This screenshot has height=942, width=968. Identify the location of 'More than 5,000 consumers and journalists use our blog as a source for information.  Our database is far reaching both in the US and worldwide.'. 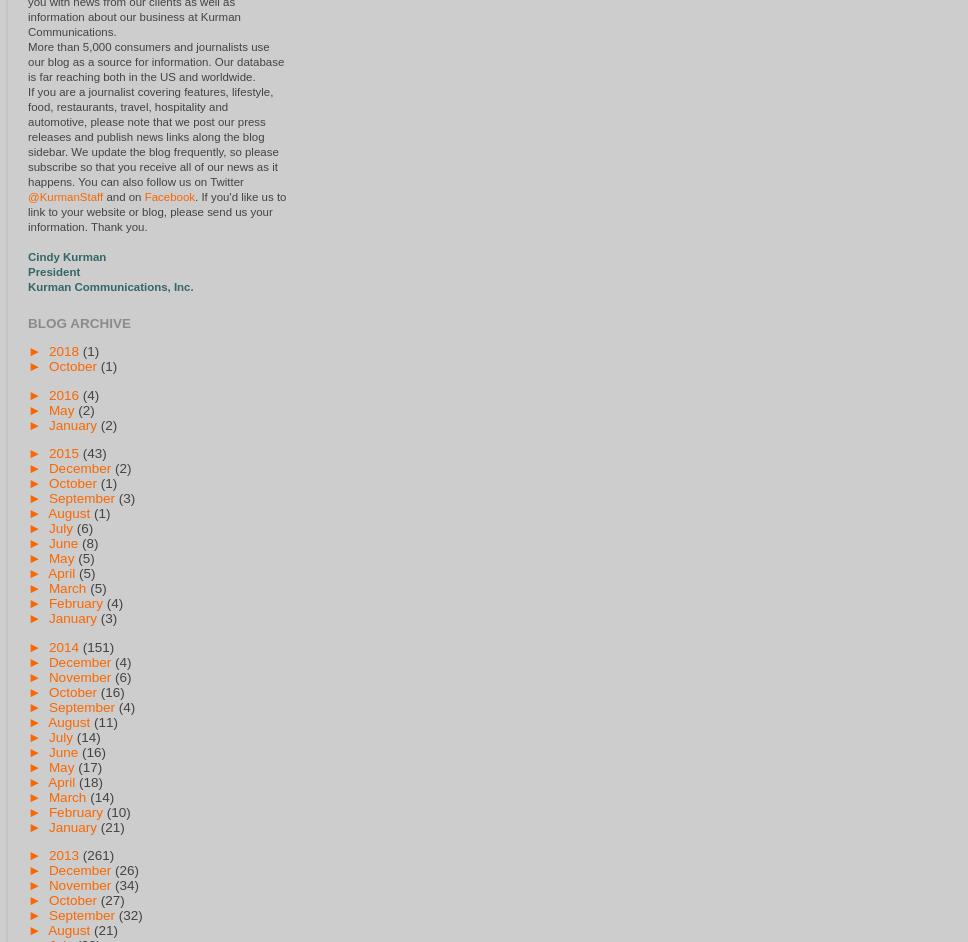
(155, 60).